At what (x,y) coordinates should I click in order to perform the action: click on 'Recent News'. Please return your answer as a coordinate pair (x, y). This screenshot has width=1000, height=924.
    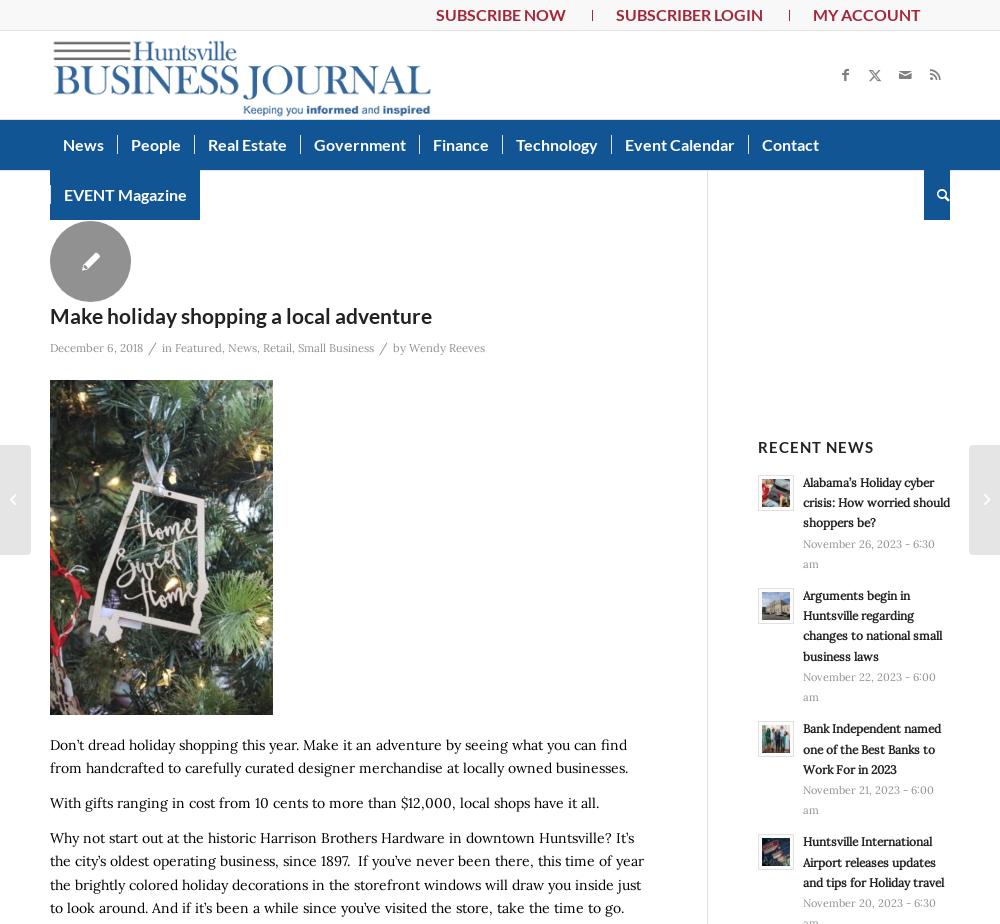
    Looking at the image, I should click on (758, 447).